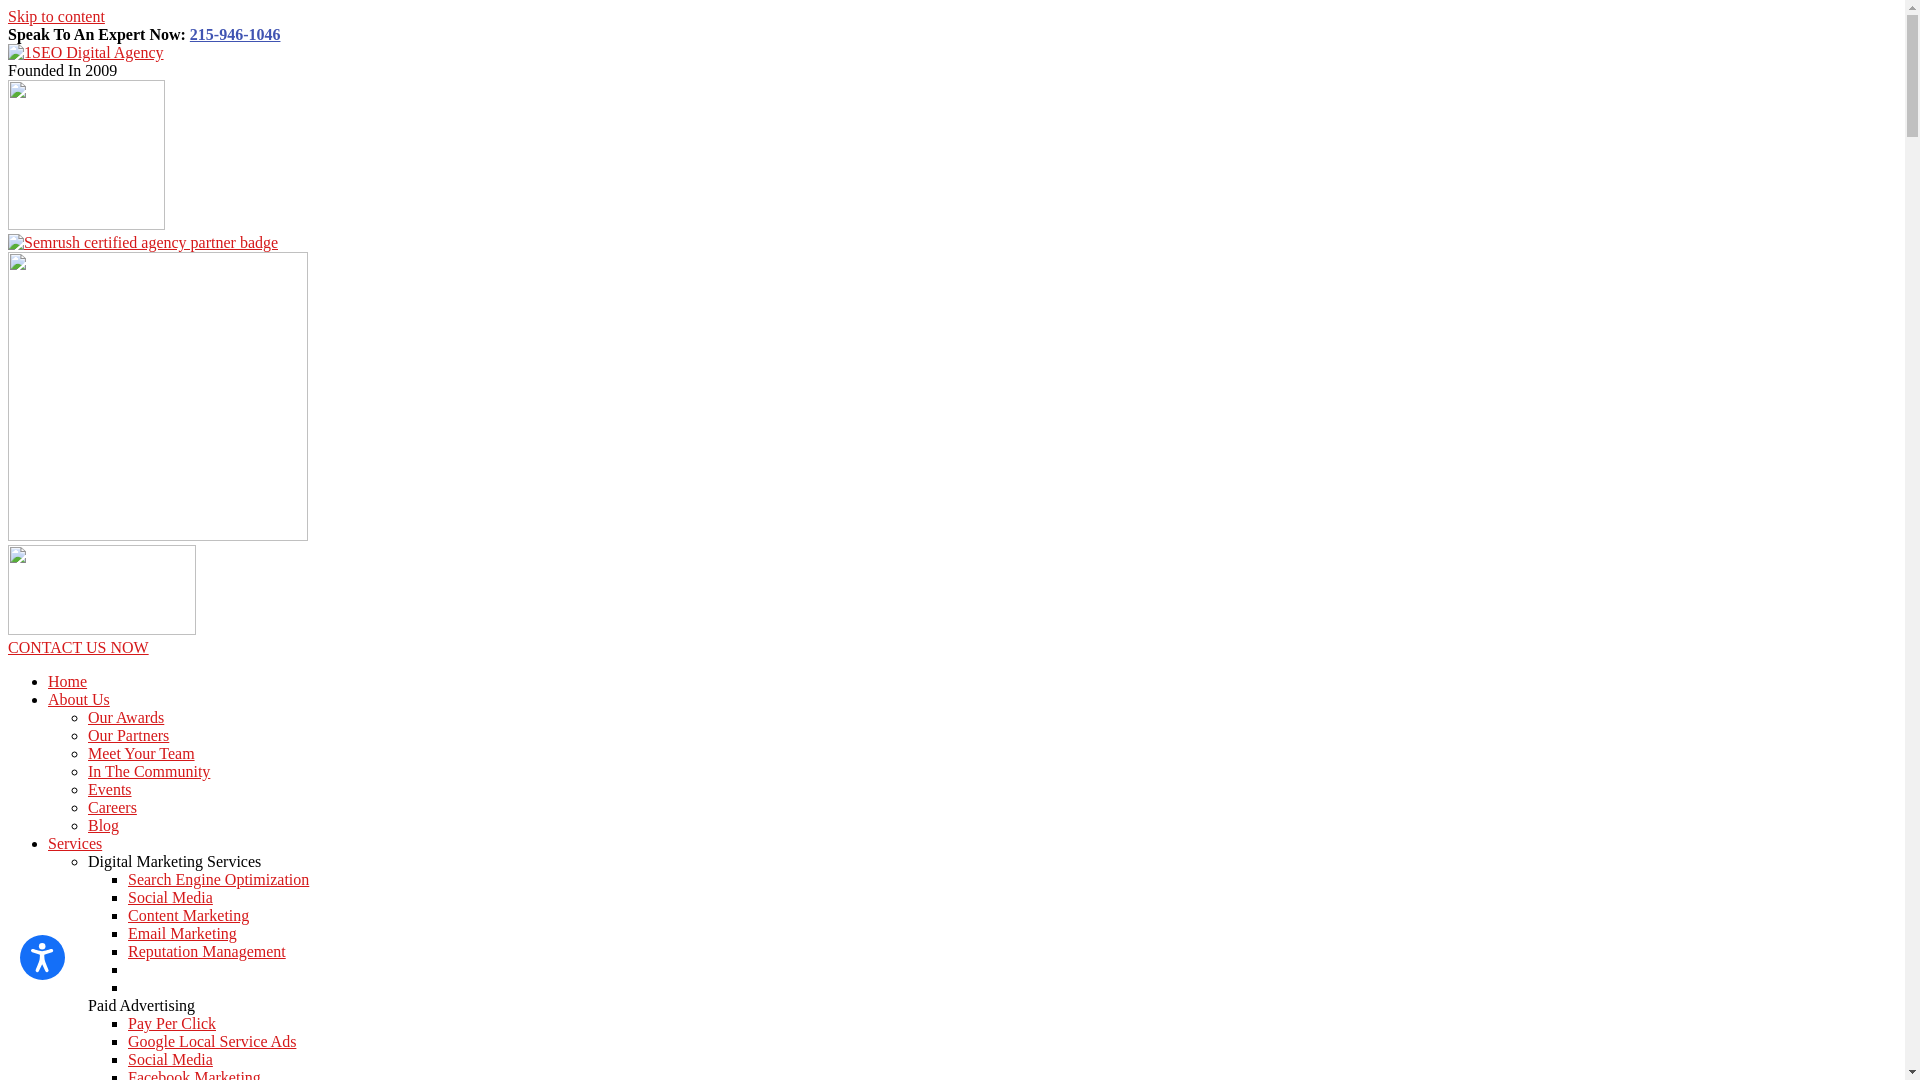  I want to click on 'Services', so click(75, 843).